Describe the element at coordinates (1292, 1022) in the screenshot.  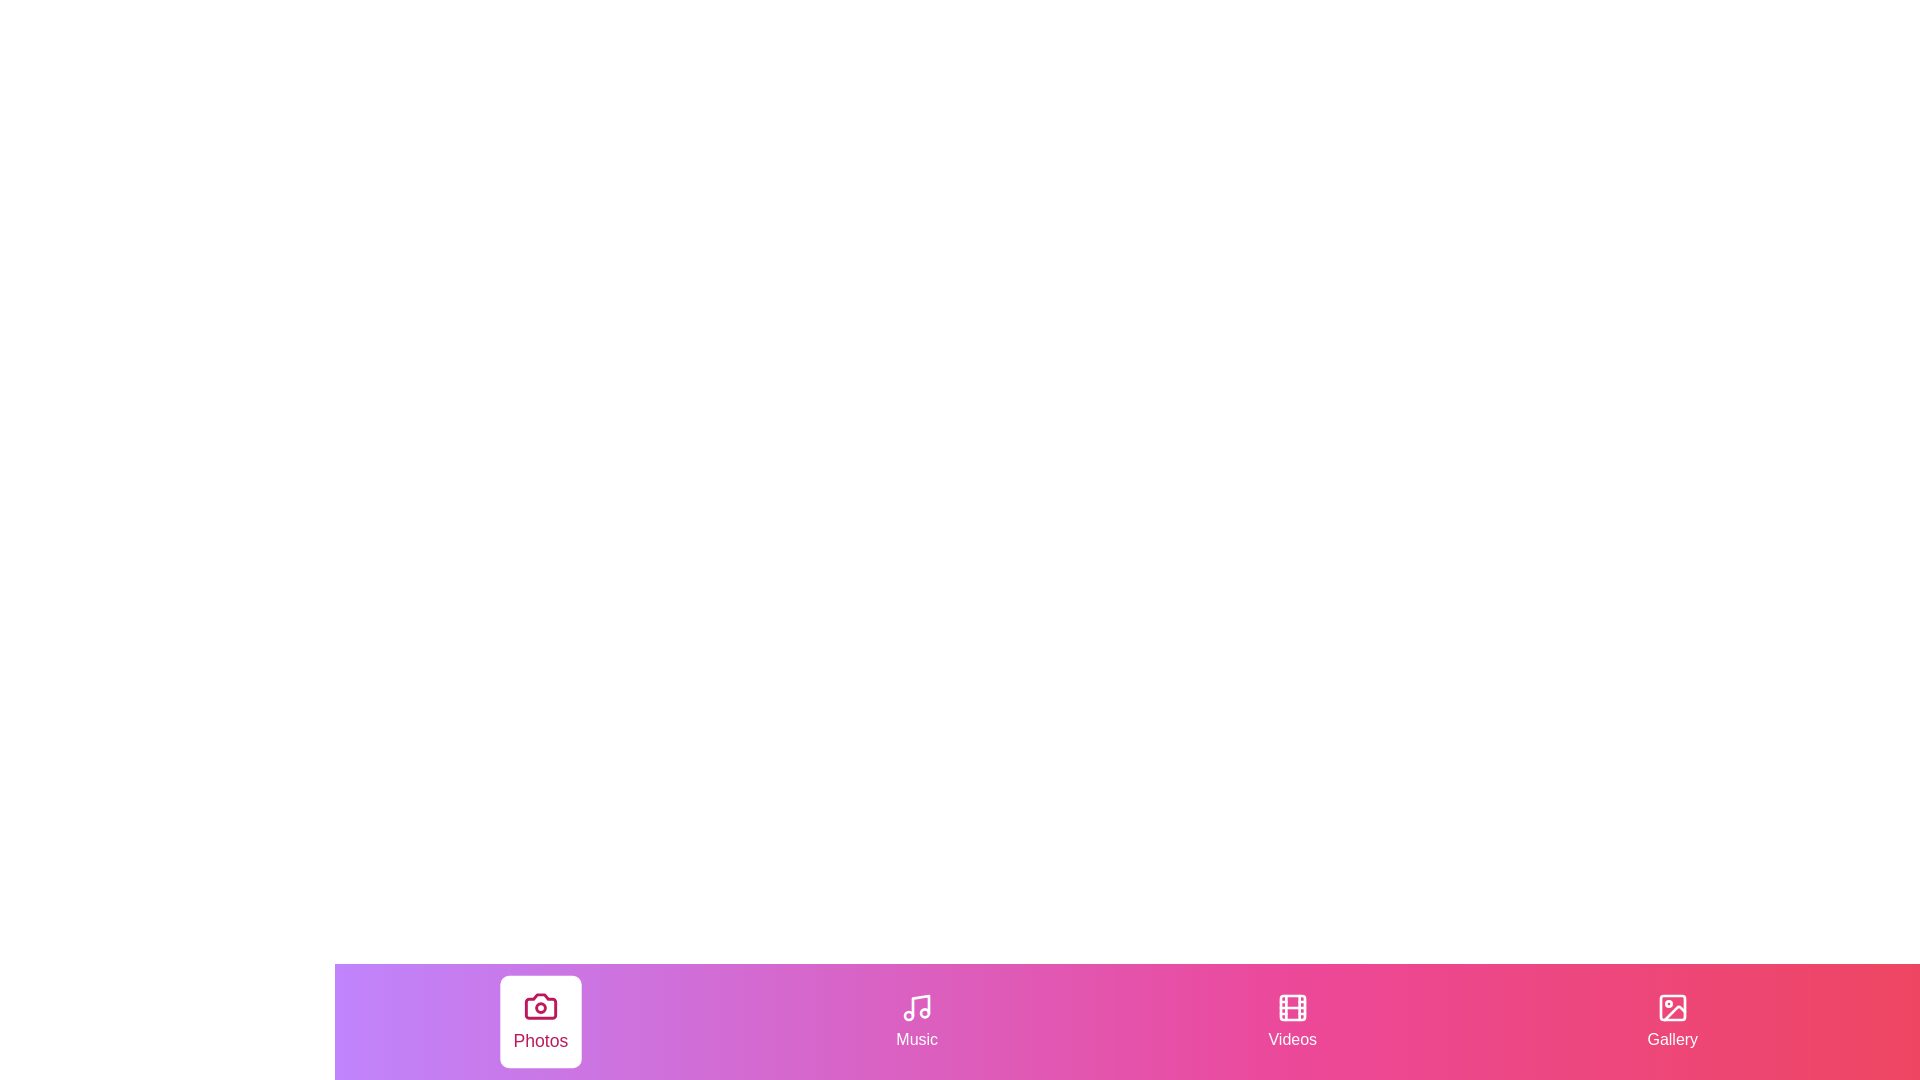
I see `the Videos tab to observe its hover effect` at that location.